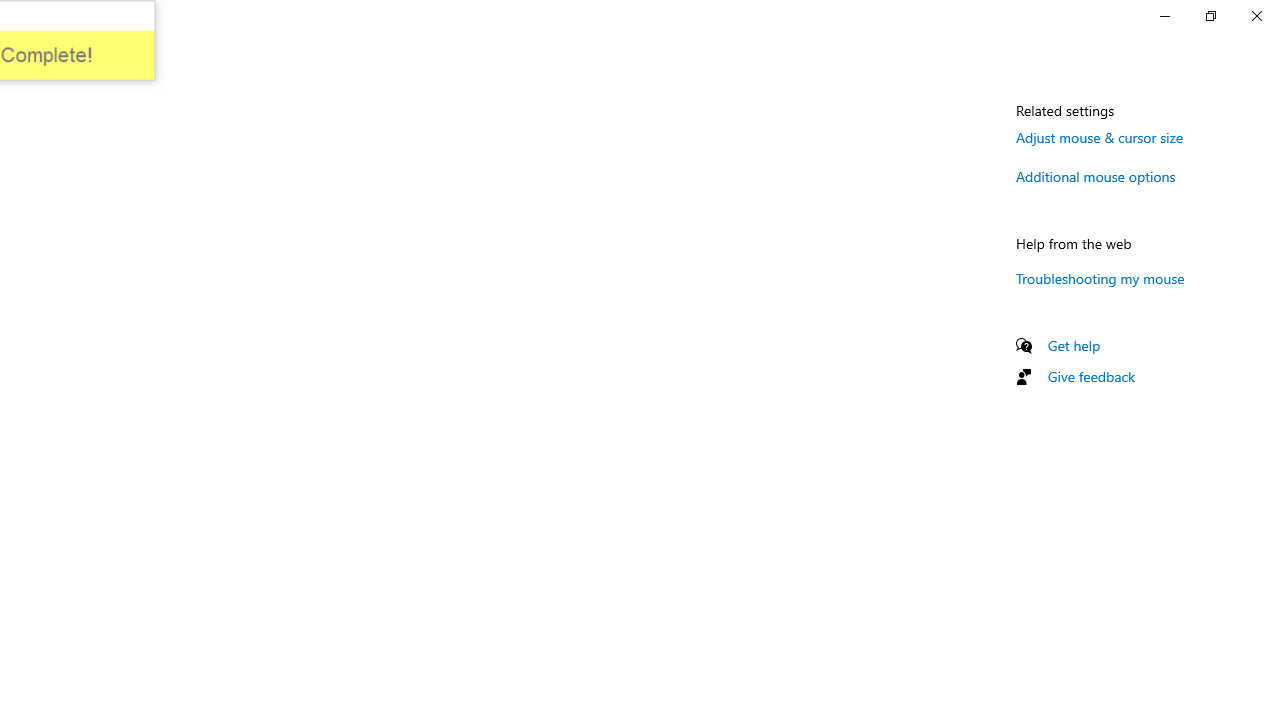  What do you see at coordinates (1095, 175) in the screenshot?
I see `'Additional mouse options'` at bounding box center [1095, 175].